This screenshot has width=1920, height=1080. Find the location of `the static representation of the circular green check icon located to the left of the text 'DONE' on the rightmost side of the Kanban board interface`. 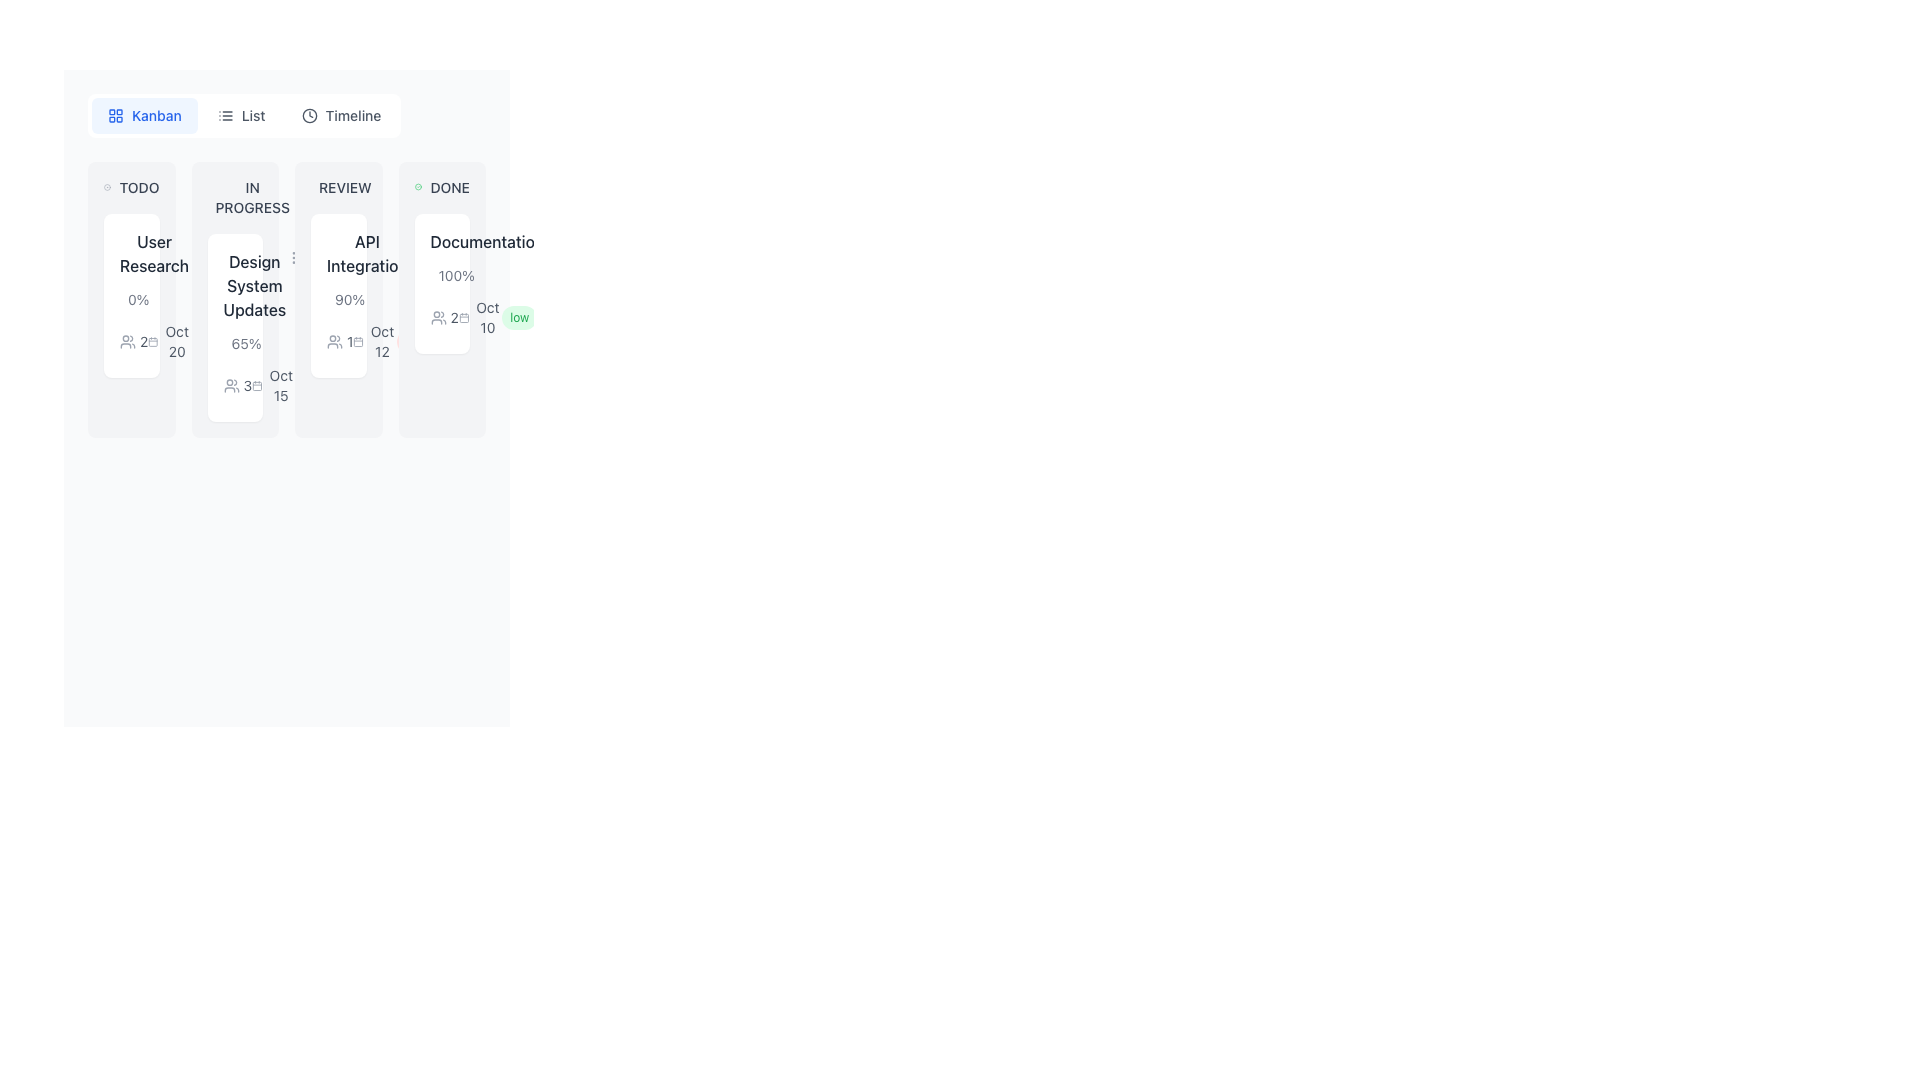

the static representation of the circular green check icon located to the left of the text 'DONE' on the rightmost side of the Kanban board interface is located at coordinates (417, 188).